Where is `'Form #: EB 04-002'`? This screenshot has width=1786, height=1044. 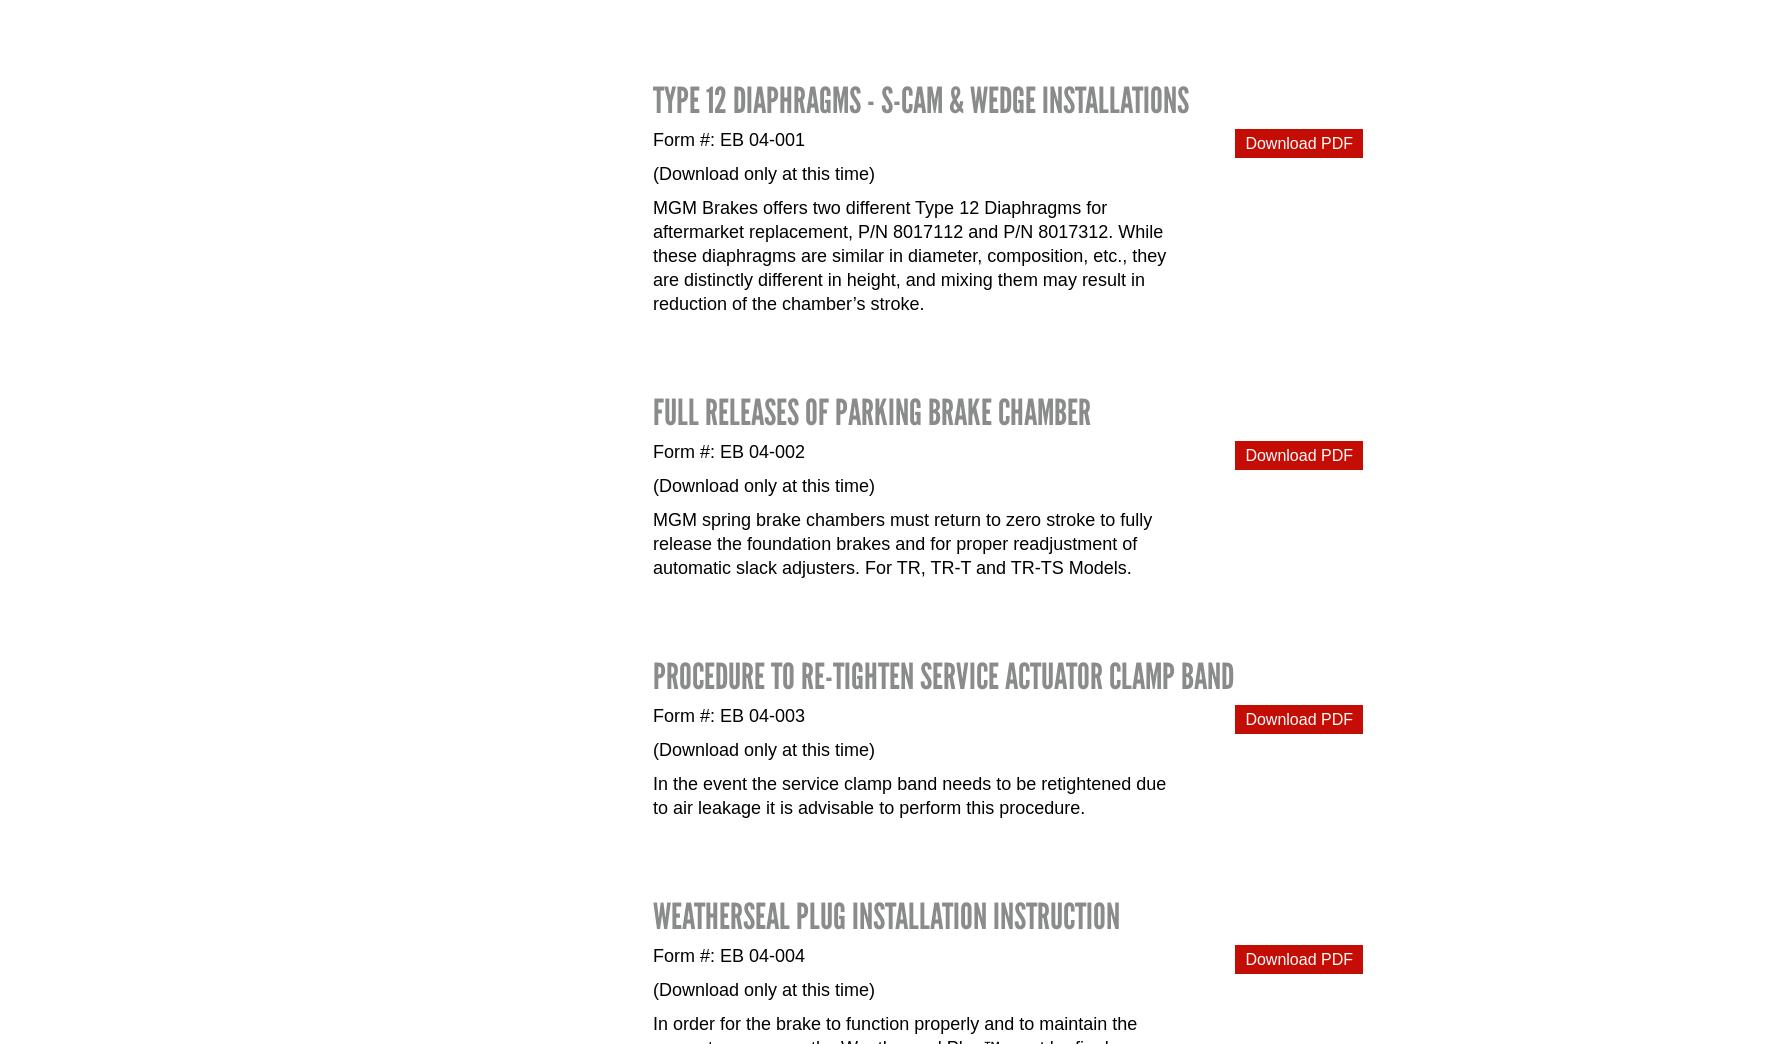
'Form #: EB 04-002' is located at coordinates (729, 450).